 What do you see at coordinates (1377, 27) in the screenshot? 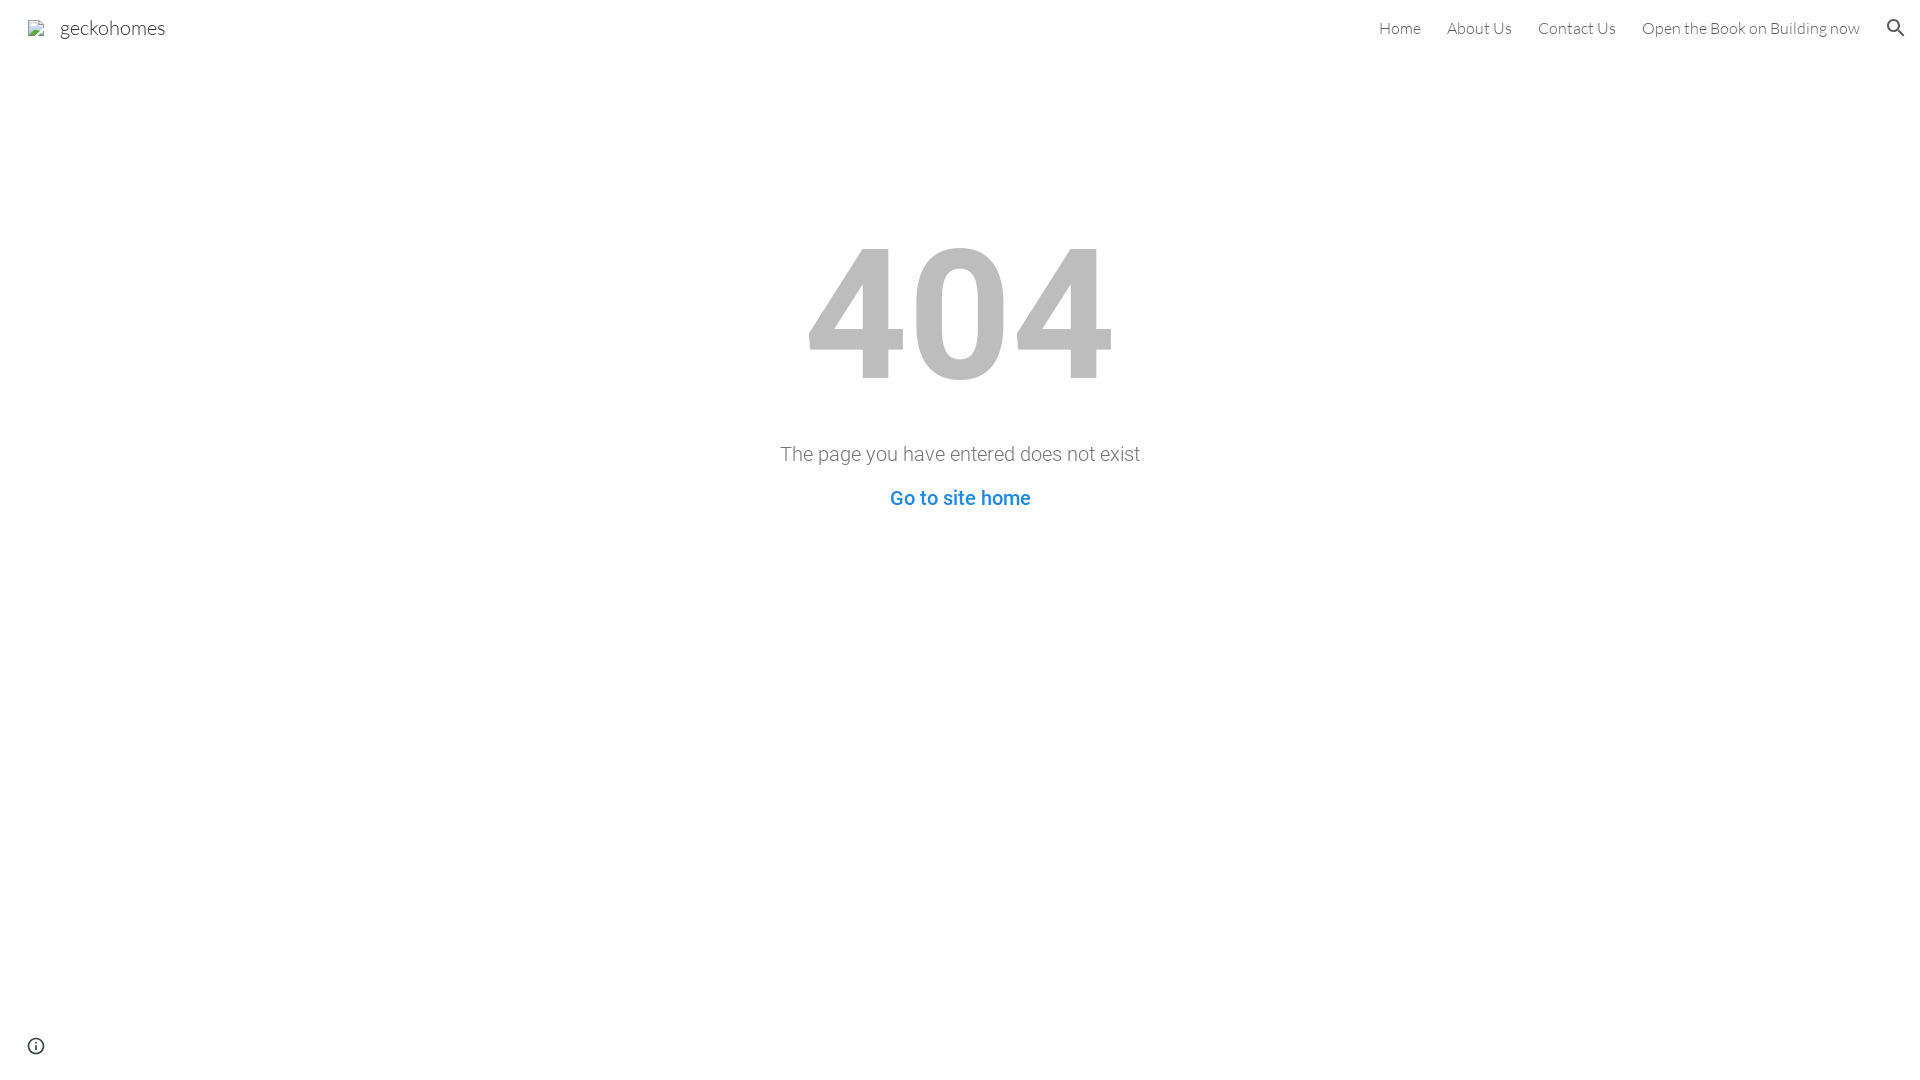
I see `'Home'` at bounding box center [1377, 27].